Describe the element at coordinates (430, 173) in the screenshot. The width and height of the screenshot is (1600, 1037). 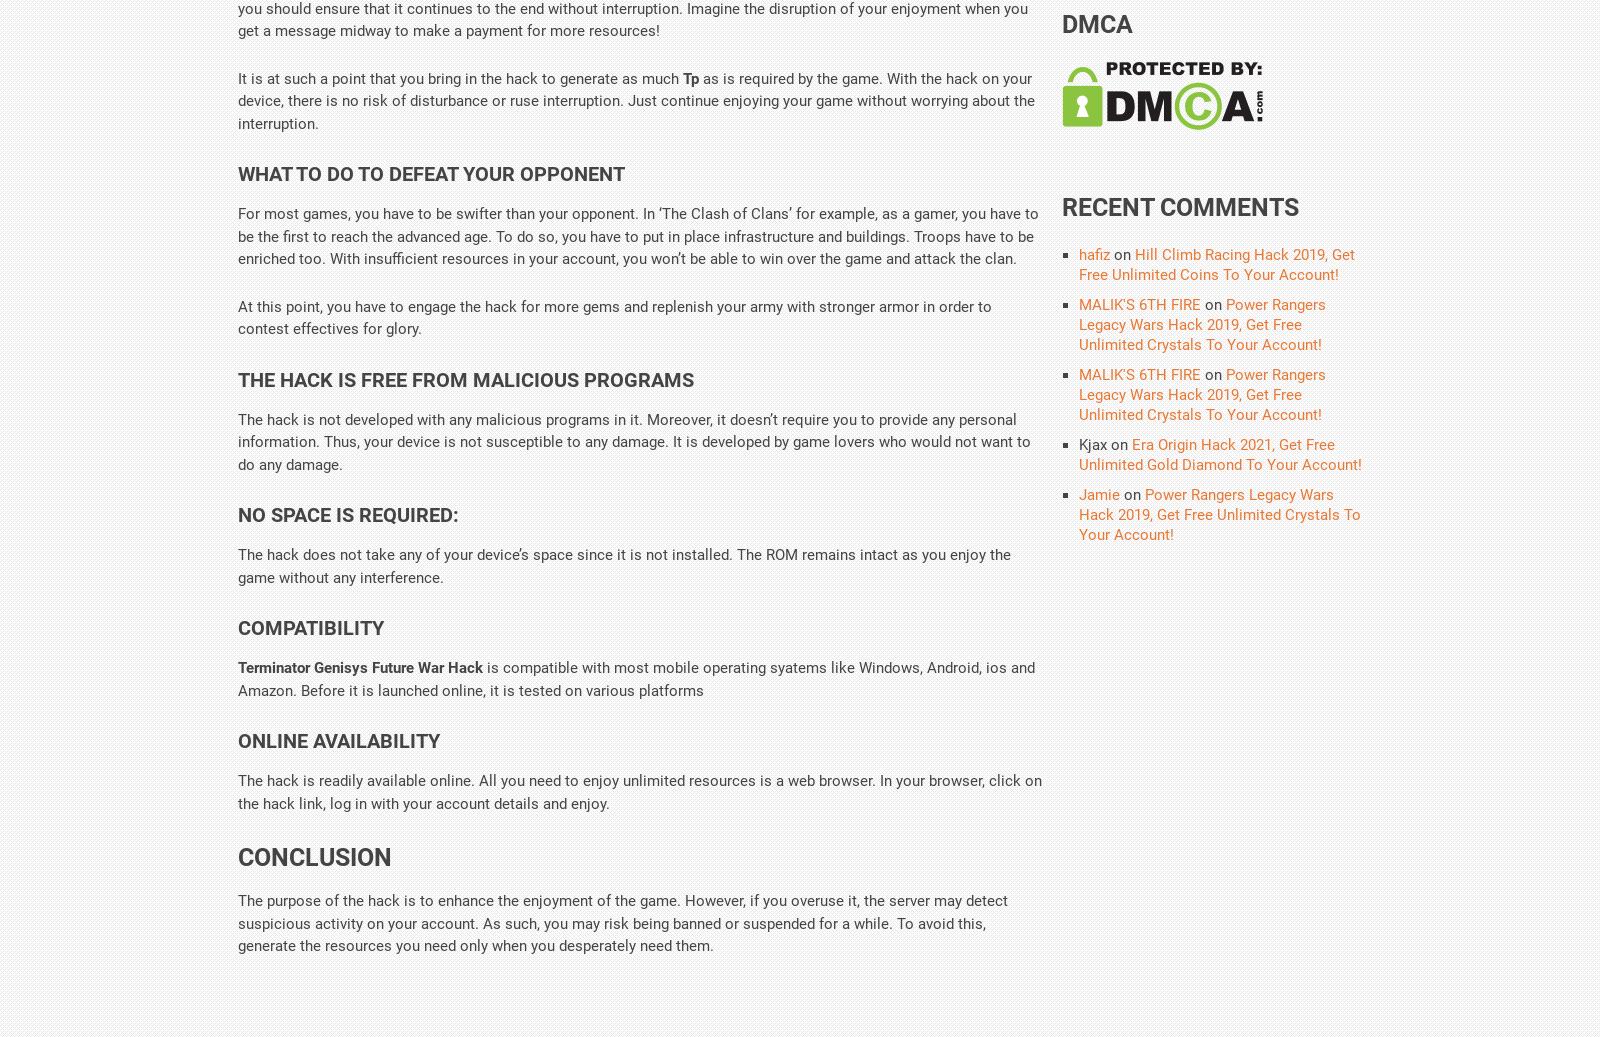
I see `'What to Do to Defeat Your Opponent'` at that location.